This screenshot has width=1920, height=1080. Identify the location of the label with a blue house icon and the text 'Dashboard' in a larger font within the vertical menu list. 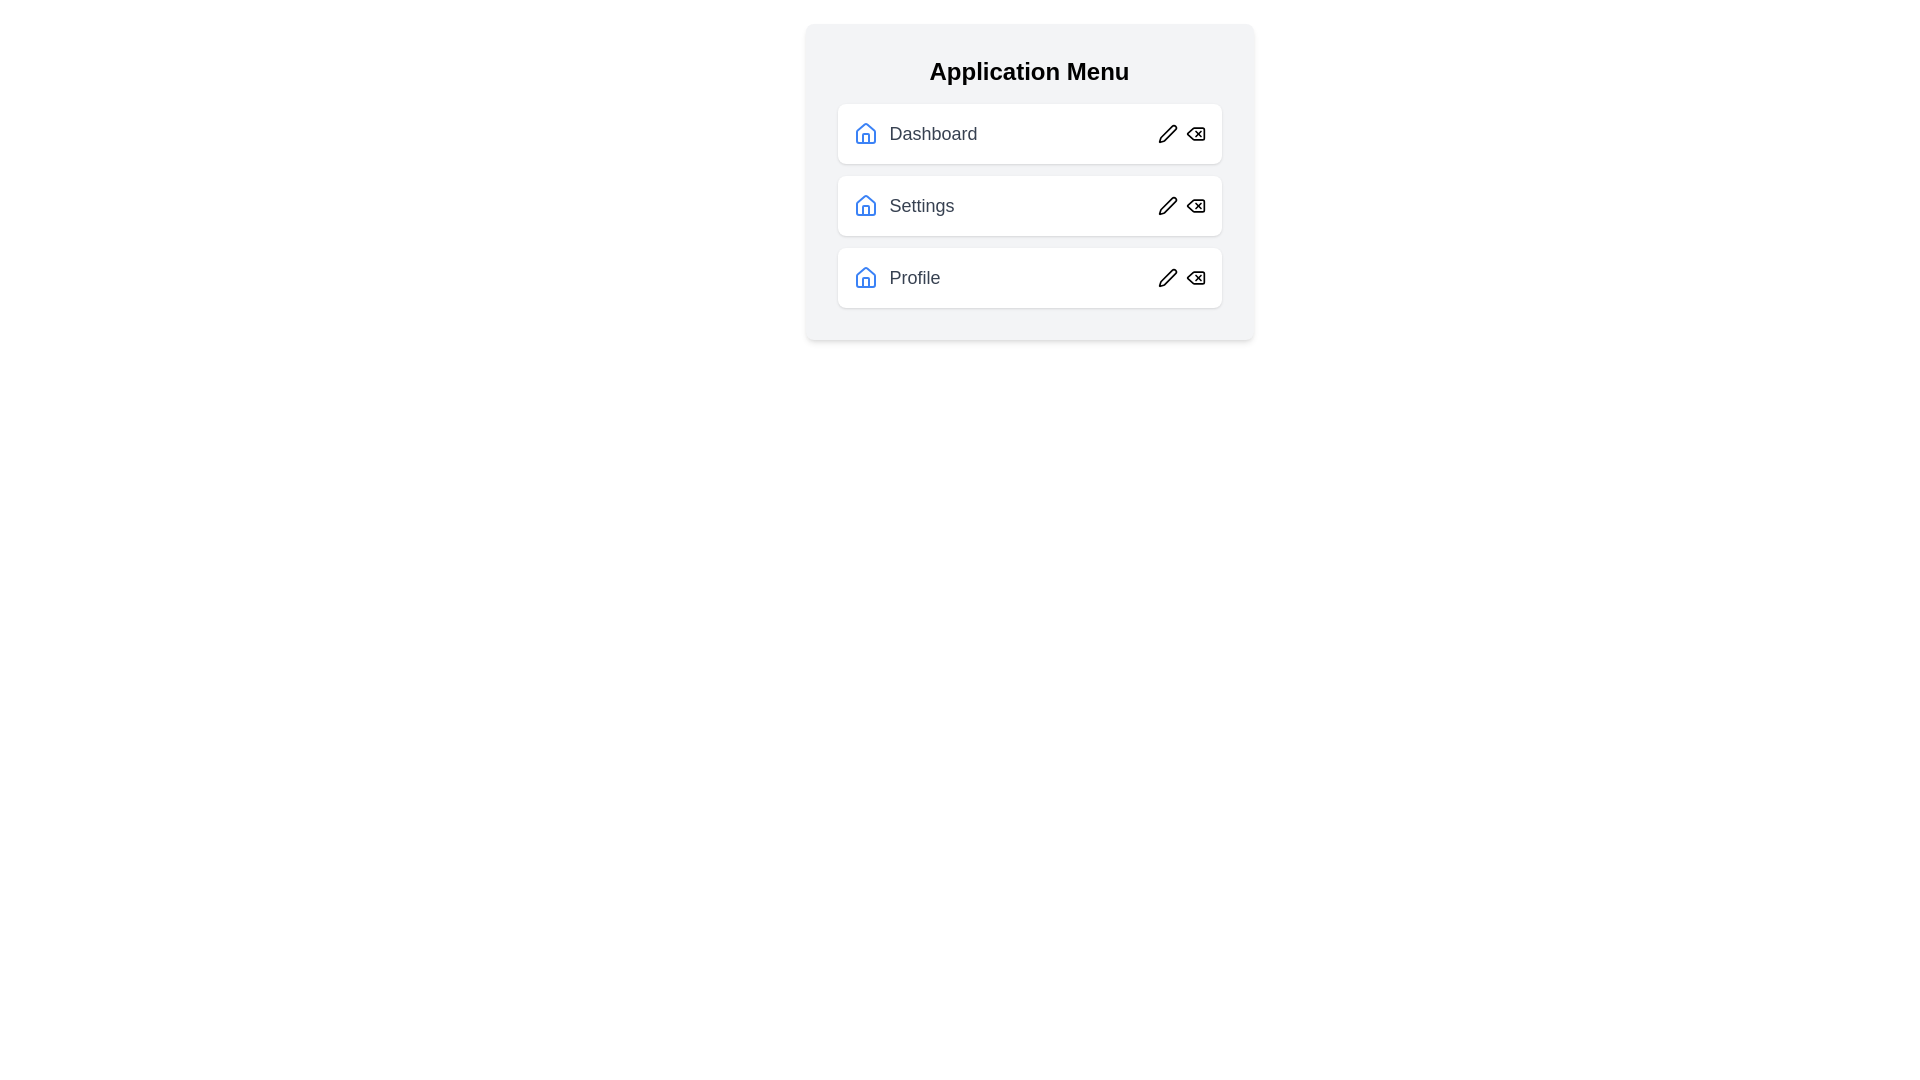
(914, 134).